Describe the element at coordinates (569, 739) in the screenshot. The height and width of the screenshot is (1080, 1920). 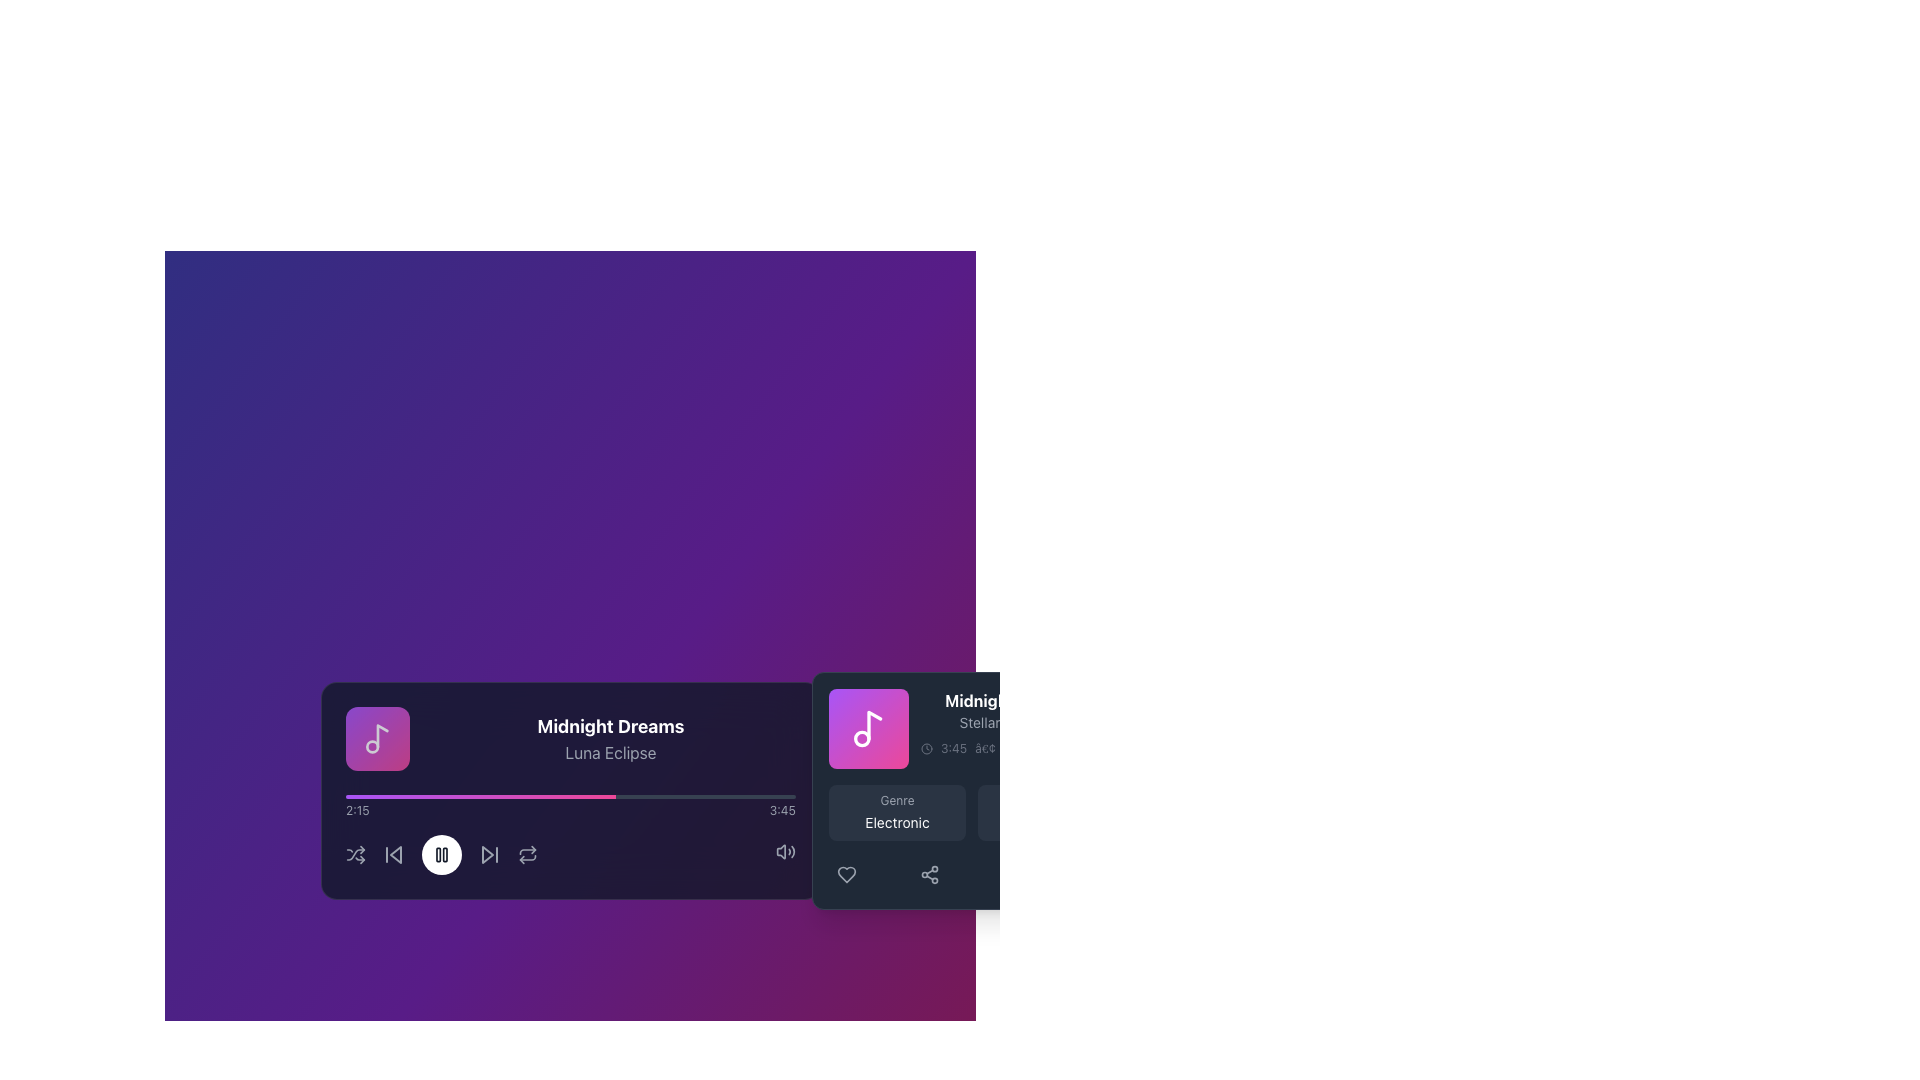
I see `the text display section that shows 'Midnight Dreams' in bold white font above 'Luna Eclipse' in smaller gray font, located on a dark purple background` at that location.